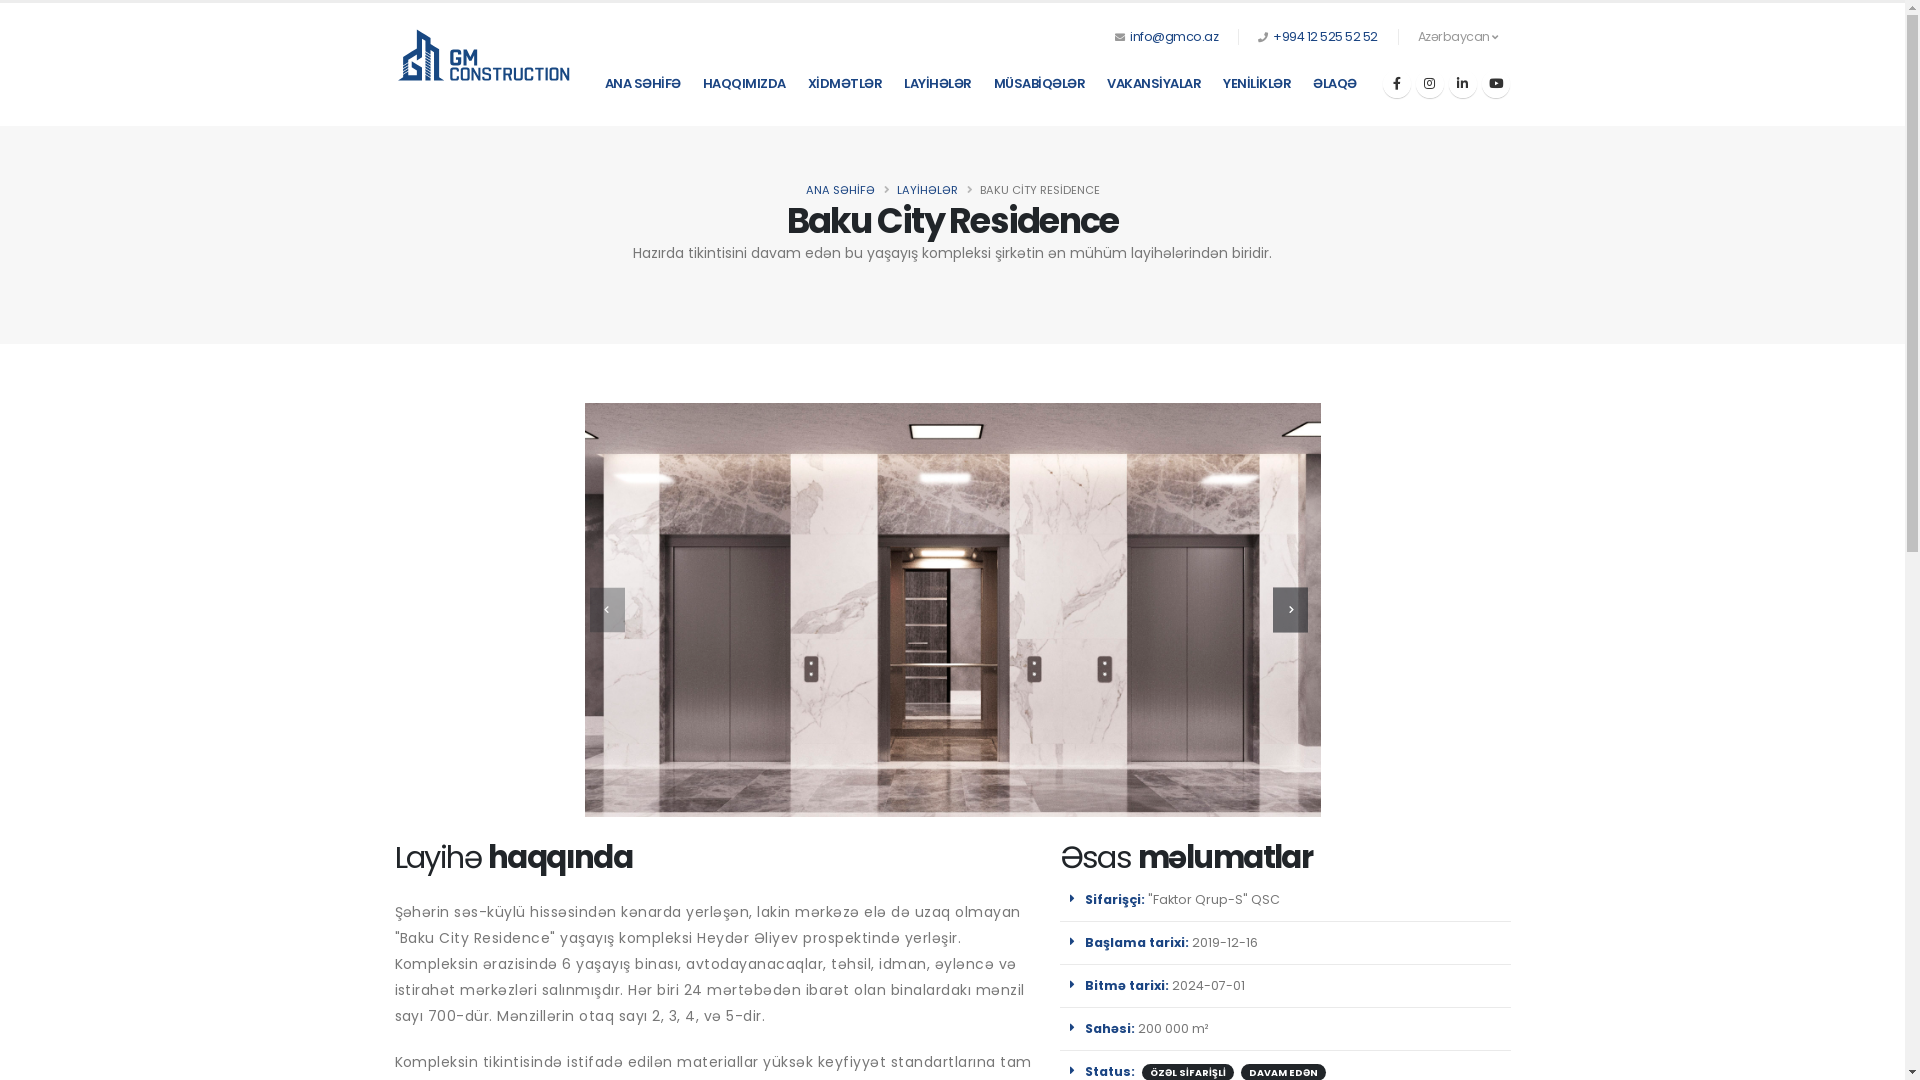 This screenshot has width=1920, height=1080. I want to click on 'VAKANSIYALAR', so click(1153, 83).